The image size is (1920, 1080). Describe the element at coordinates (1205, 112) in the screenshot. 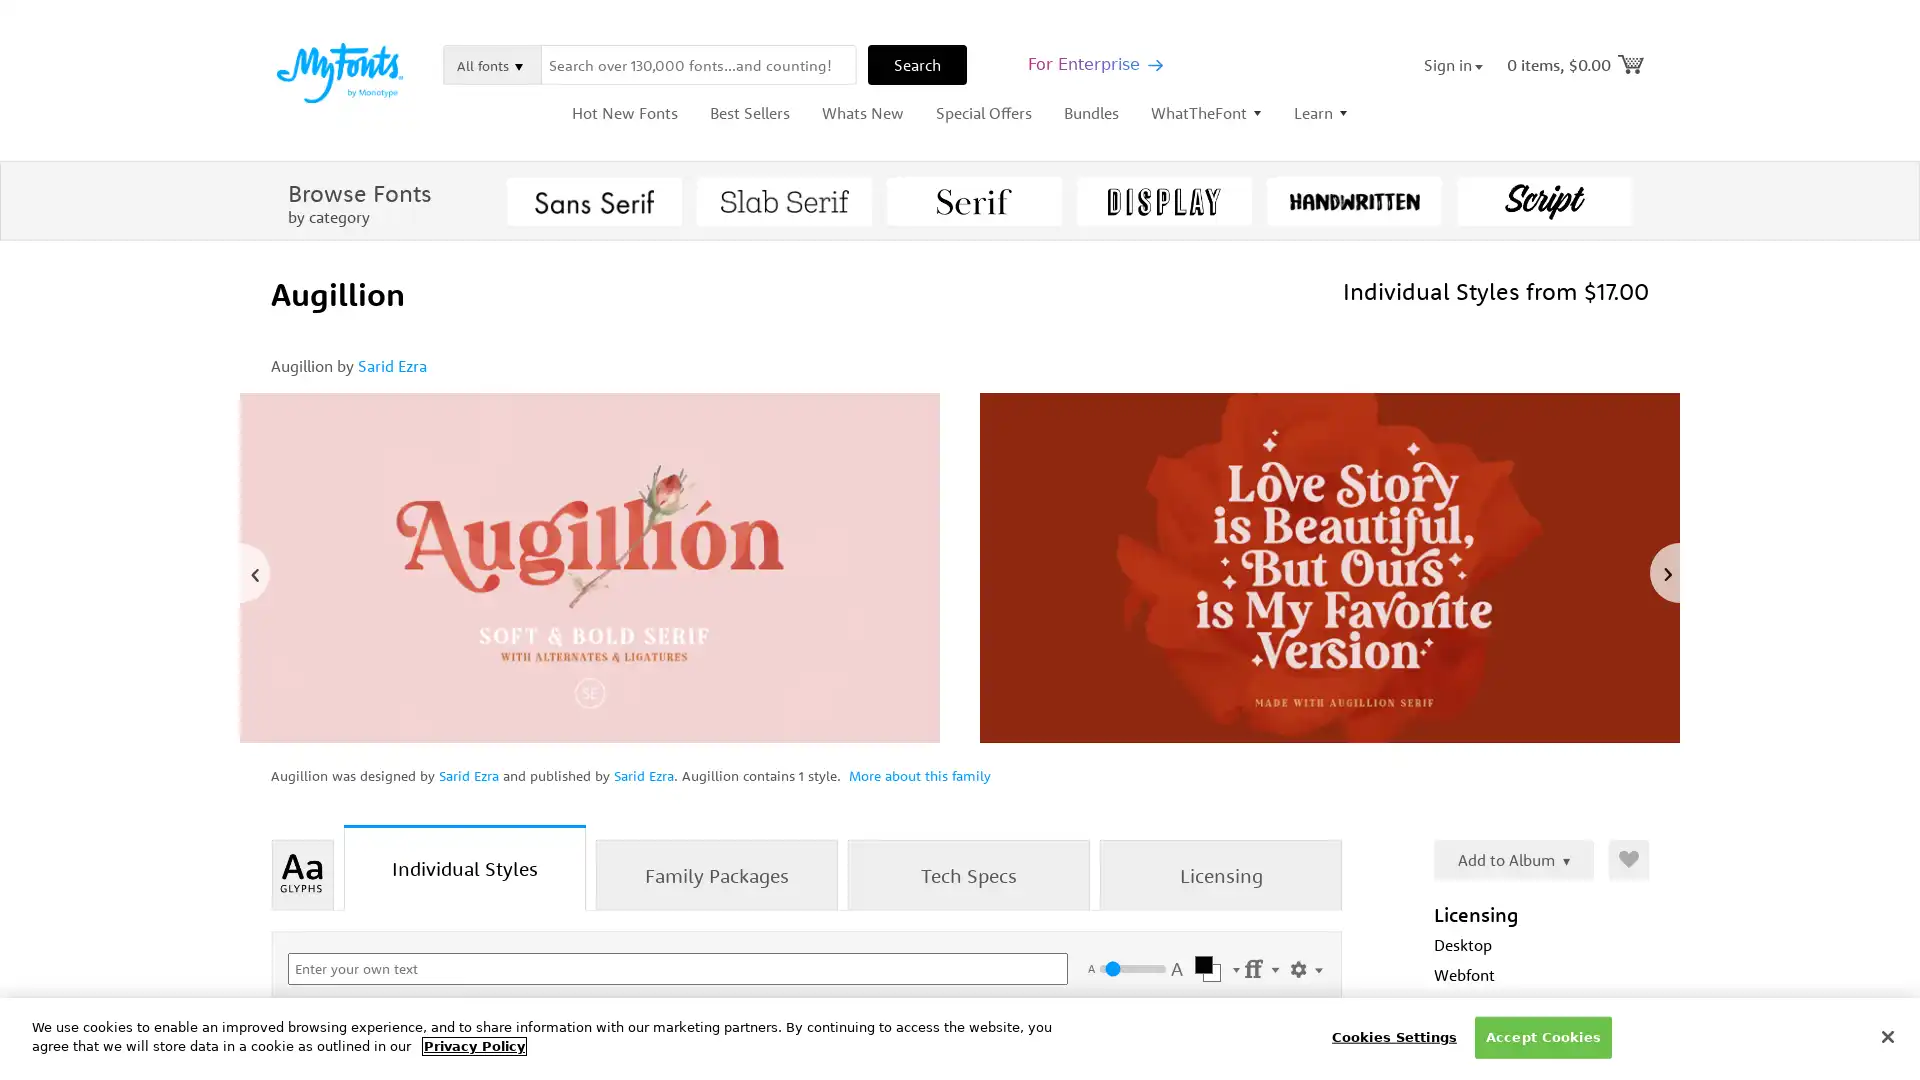

I see `WhatTheFont` at that location.